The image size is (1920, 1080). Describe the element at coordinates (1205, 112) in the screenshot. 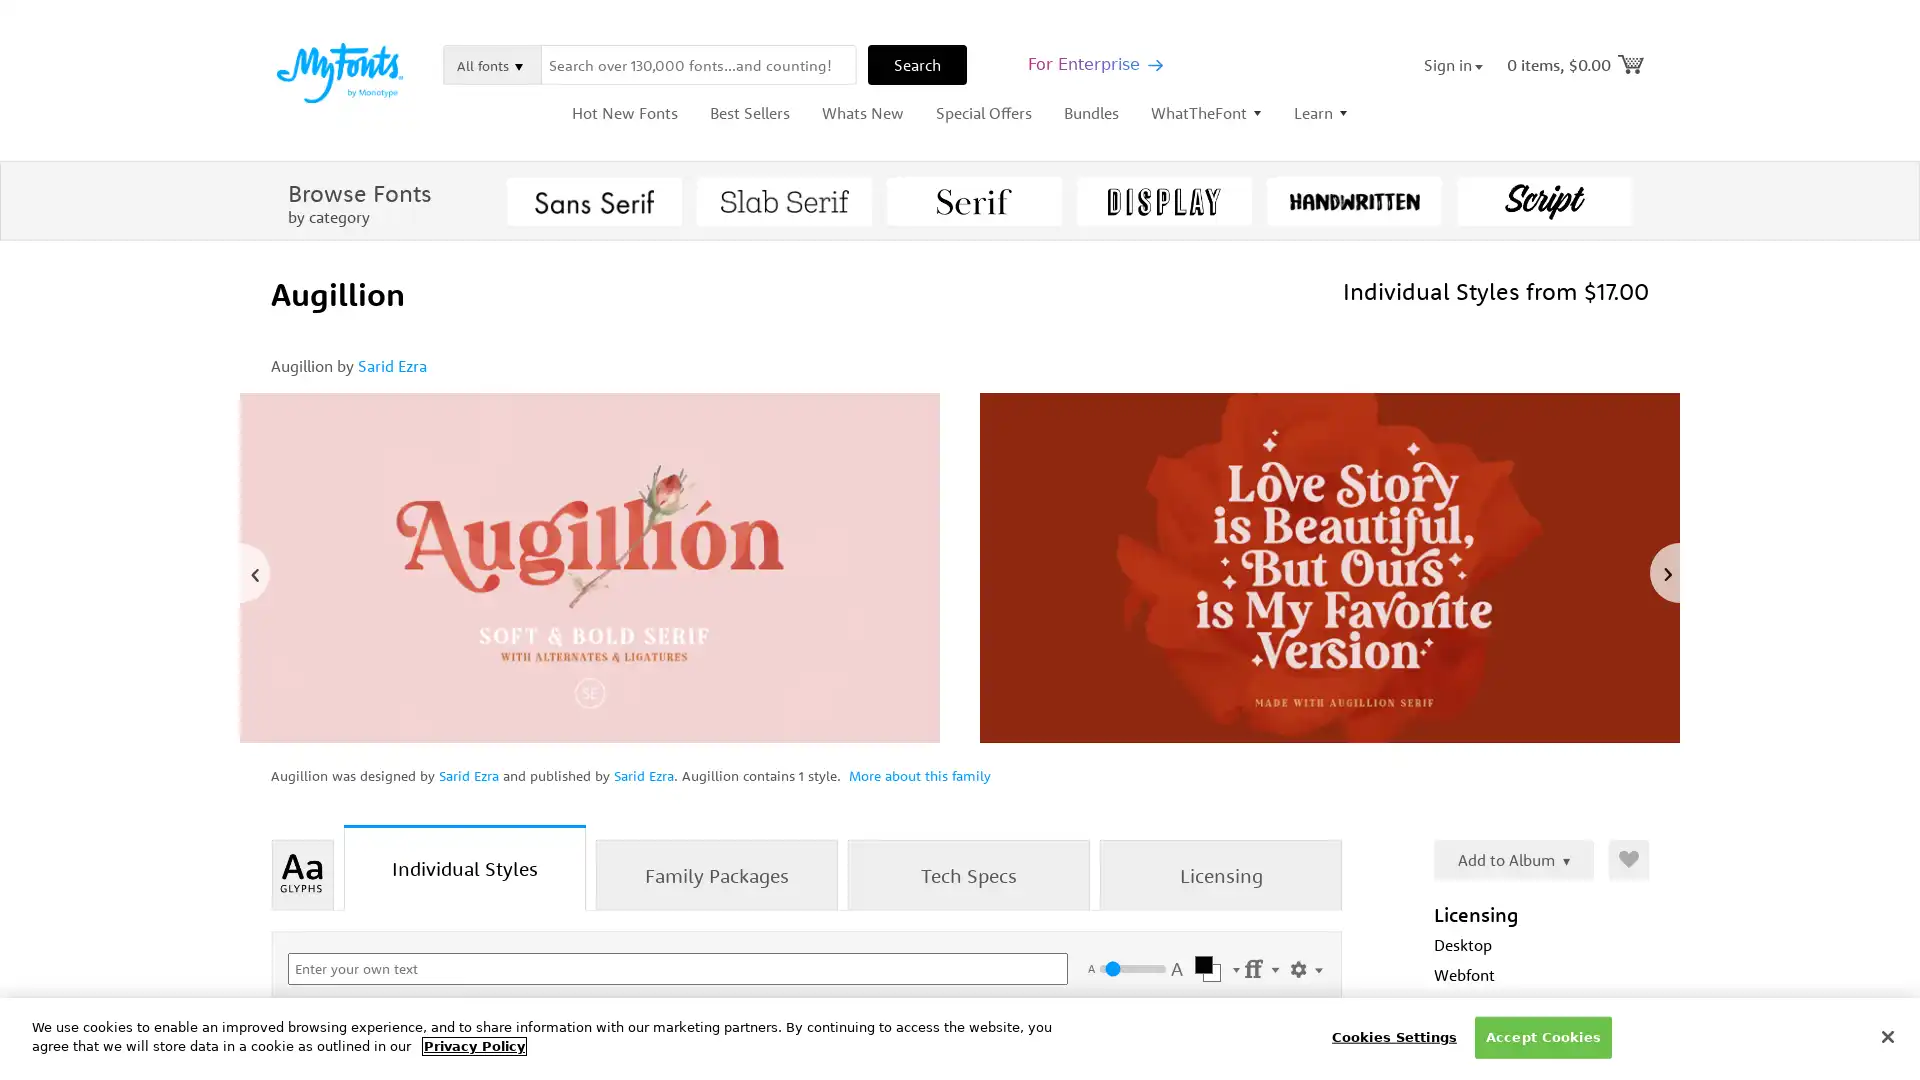

I see `WhatTheFont` at that location.